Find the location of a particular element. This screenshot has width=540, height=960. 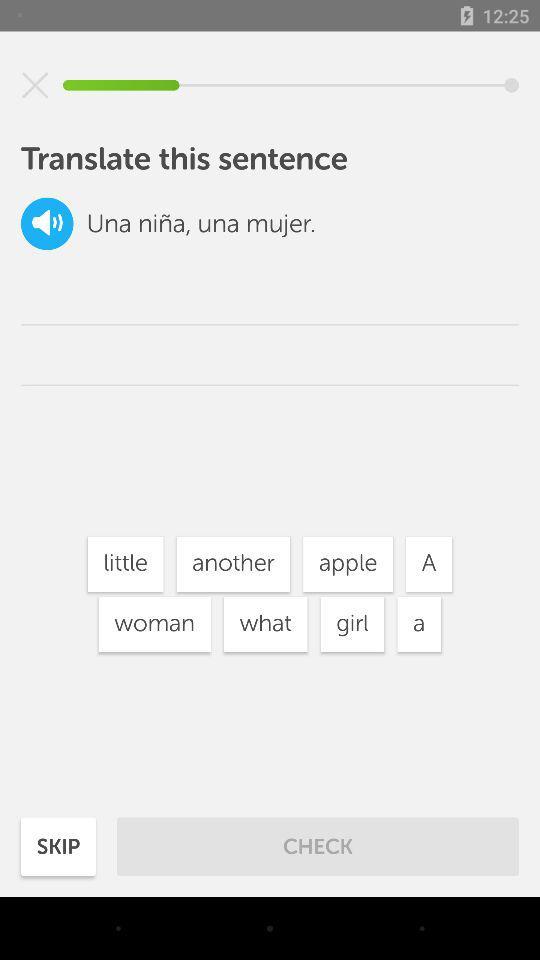

check icon is located at coordinates (318, 845).